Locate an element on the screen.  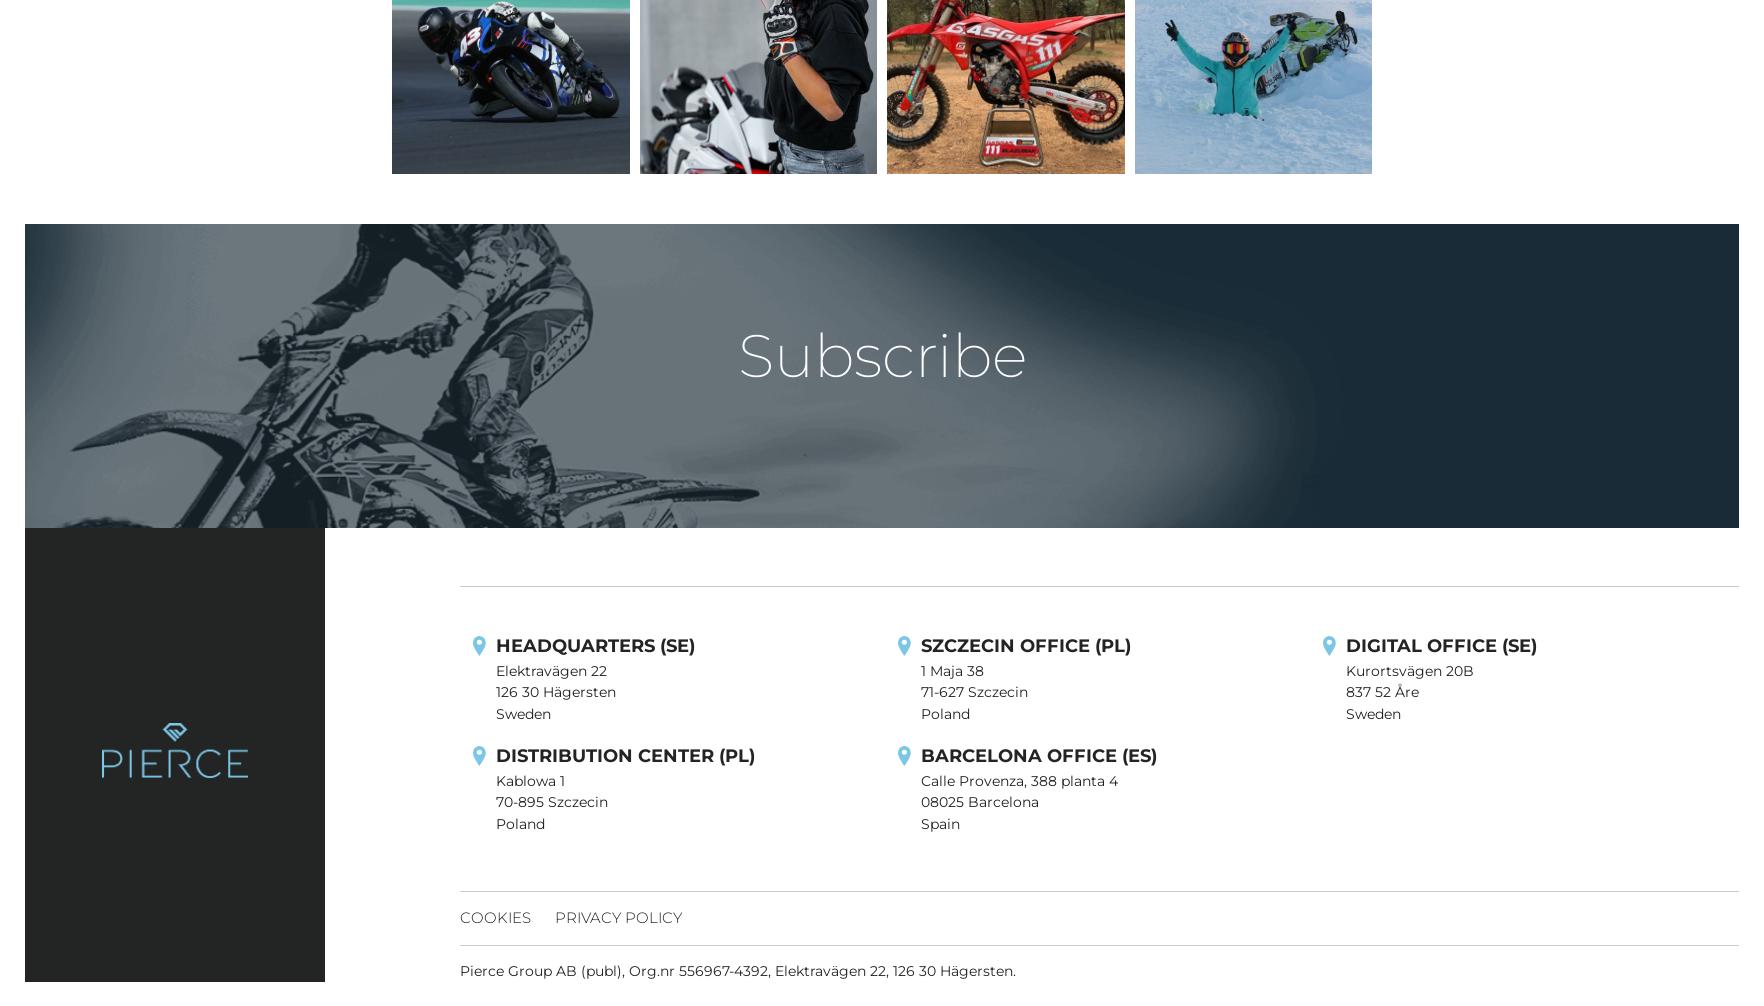
'1 Maja 38' is located at coordinates (951, 669).